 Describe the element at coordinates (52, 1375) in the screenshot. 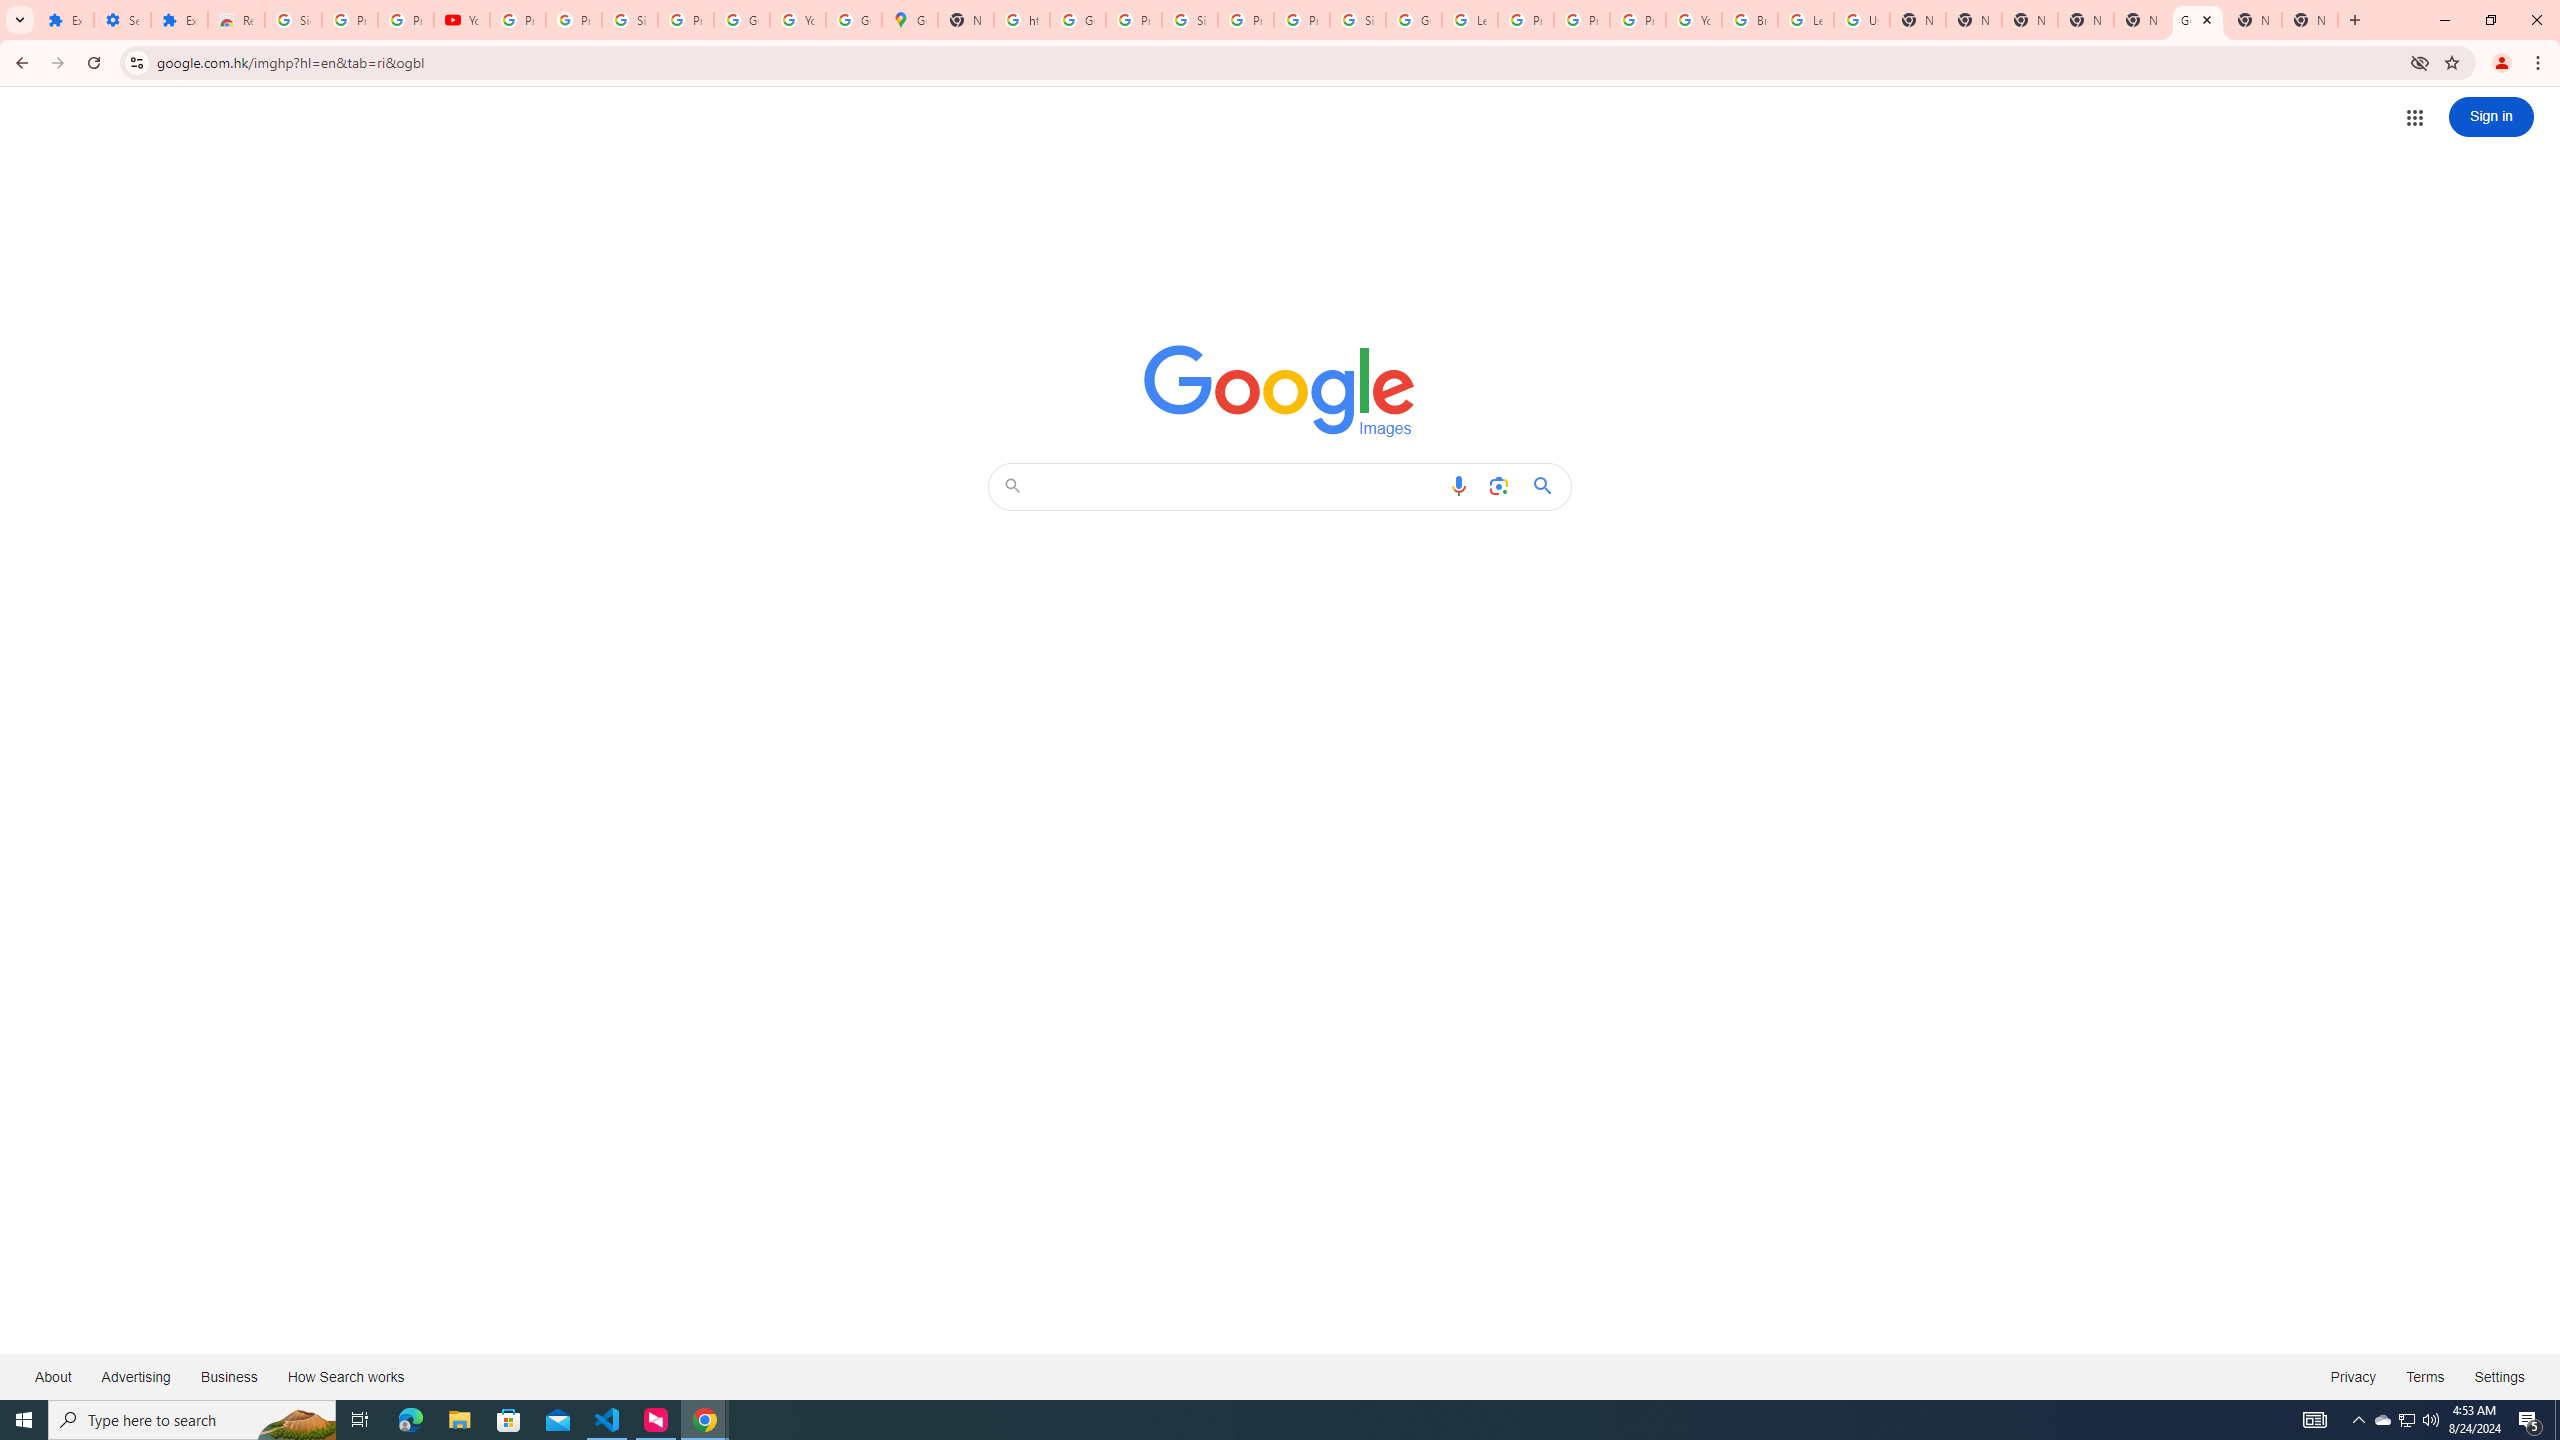

I see `'About'` at that location.